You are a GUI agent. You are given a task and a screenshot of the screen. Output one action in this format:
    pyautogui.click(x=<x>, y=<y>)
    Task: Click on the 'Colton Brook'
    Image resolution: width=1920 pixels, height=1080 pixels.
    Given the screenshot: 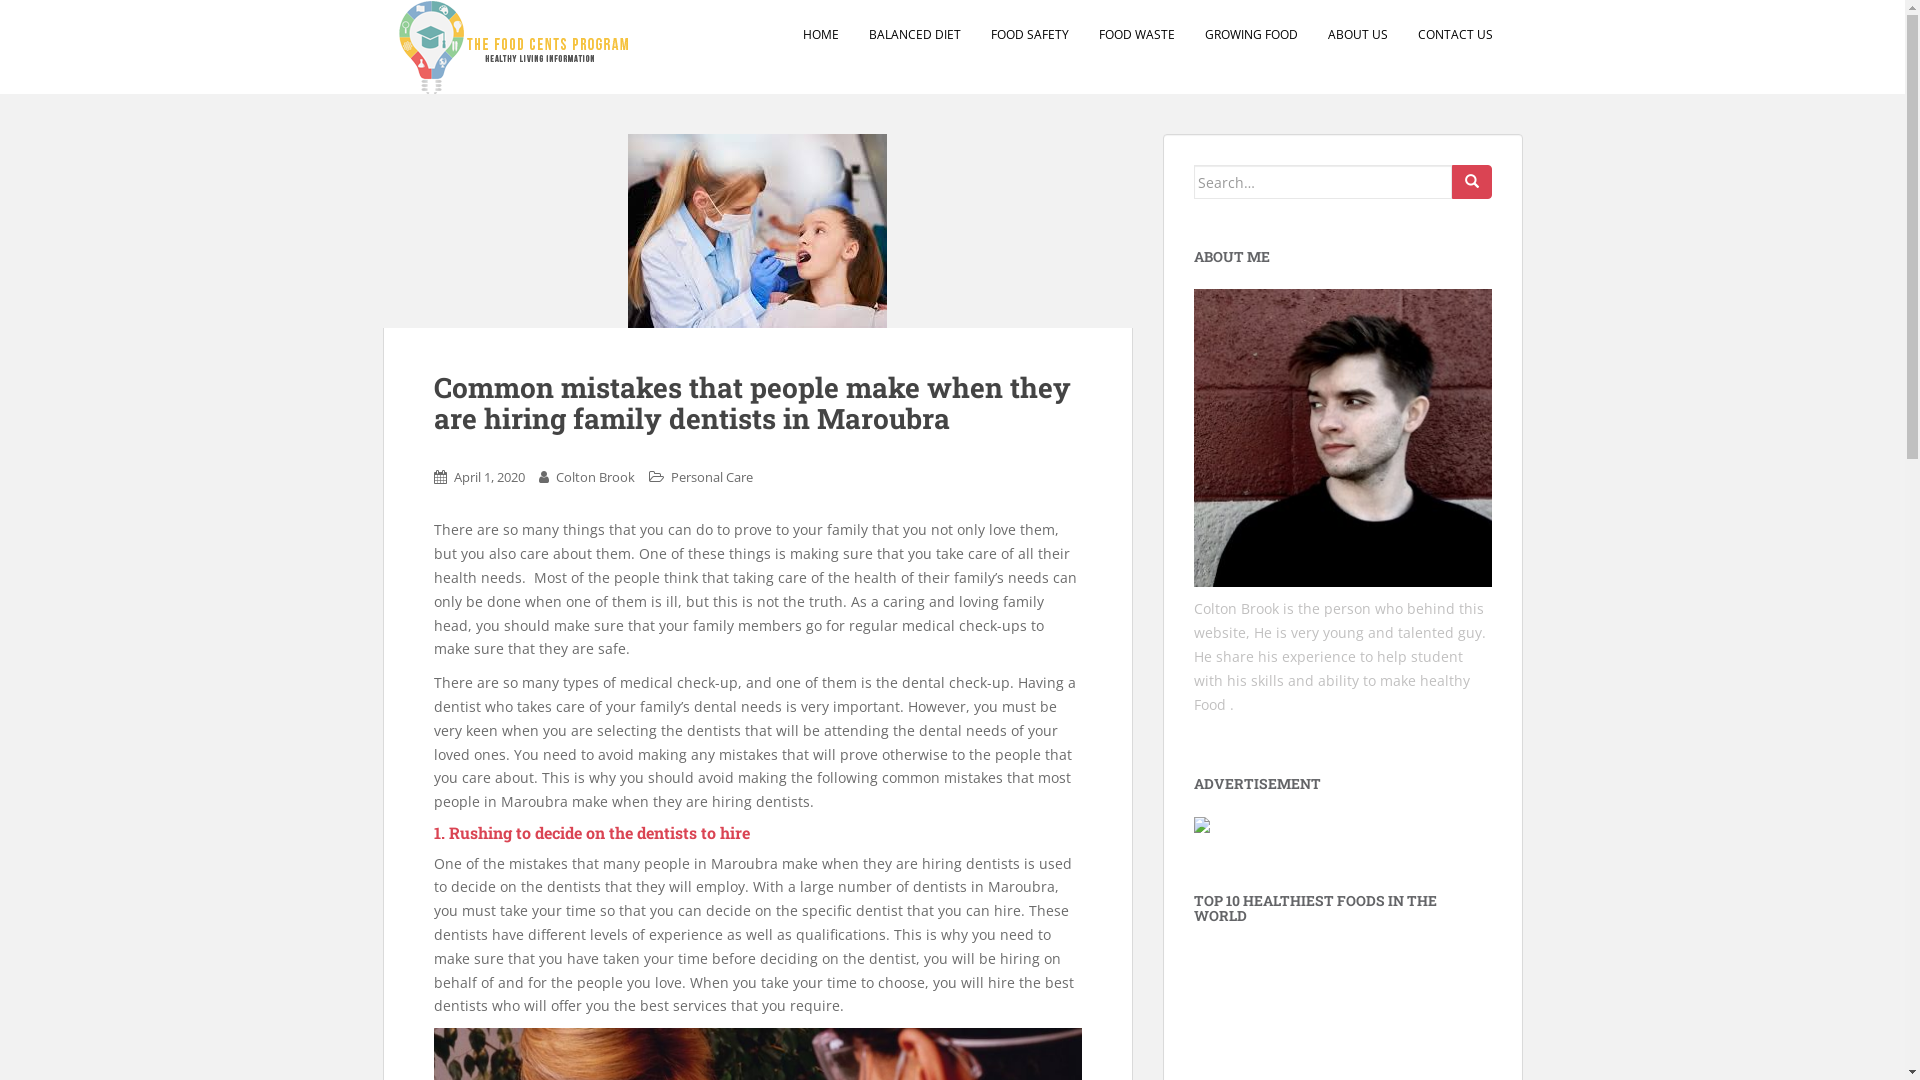 What is the action you would take?
    pyautogui.click(x=594, y=477)
    